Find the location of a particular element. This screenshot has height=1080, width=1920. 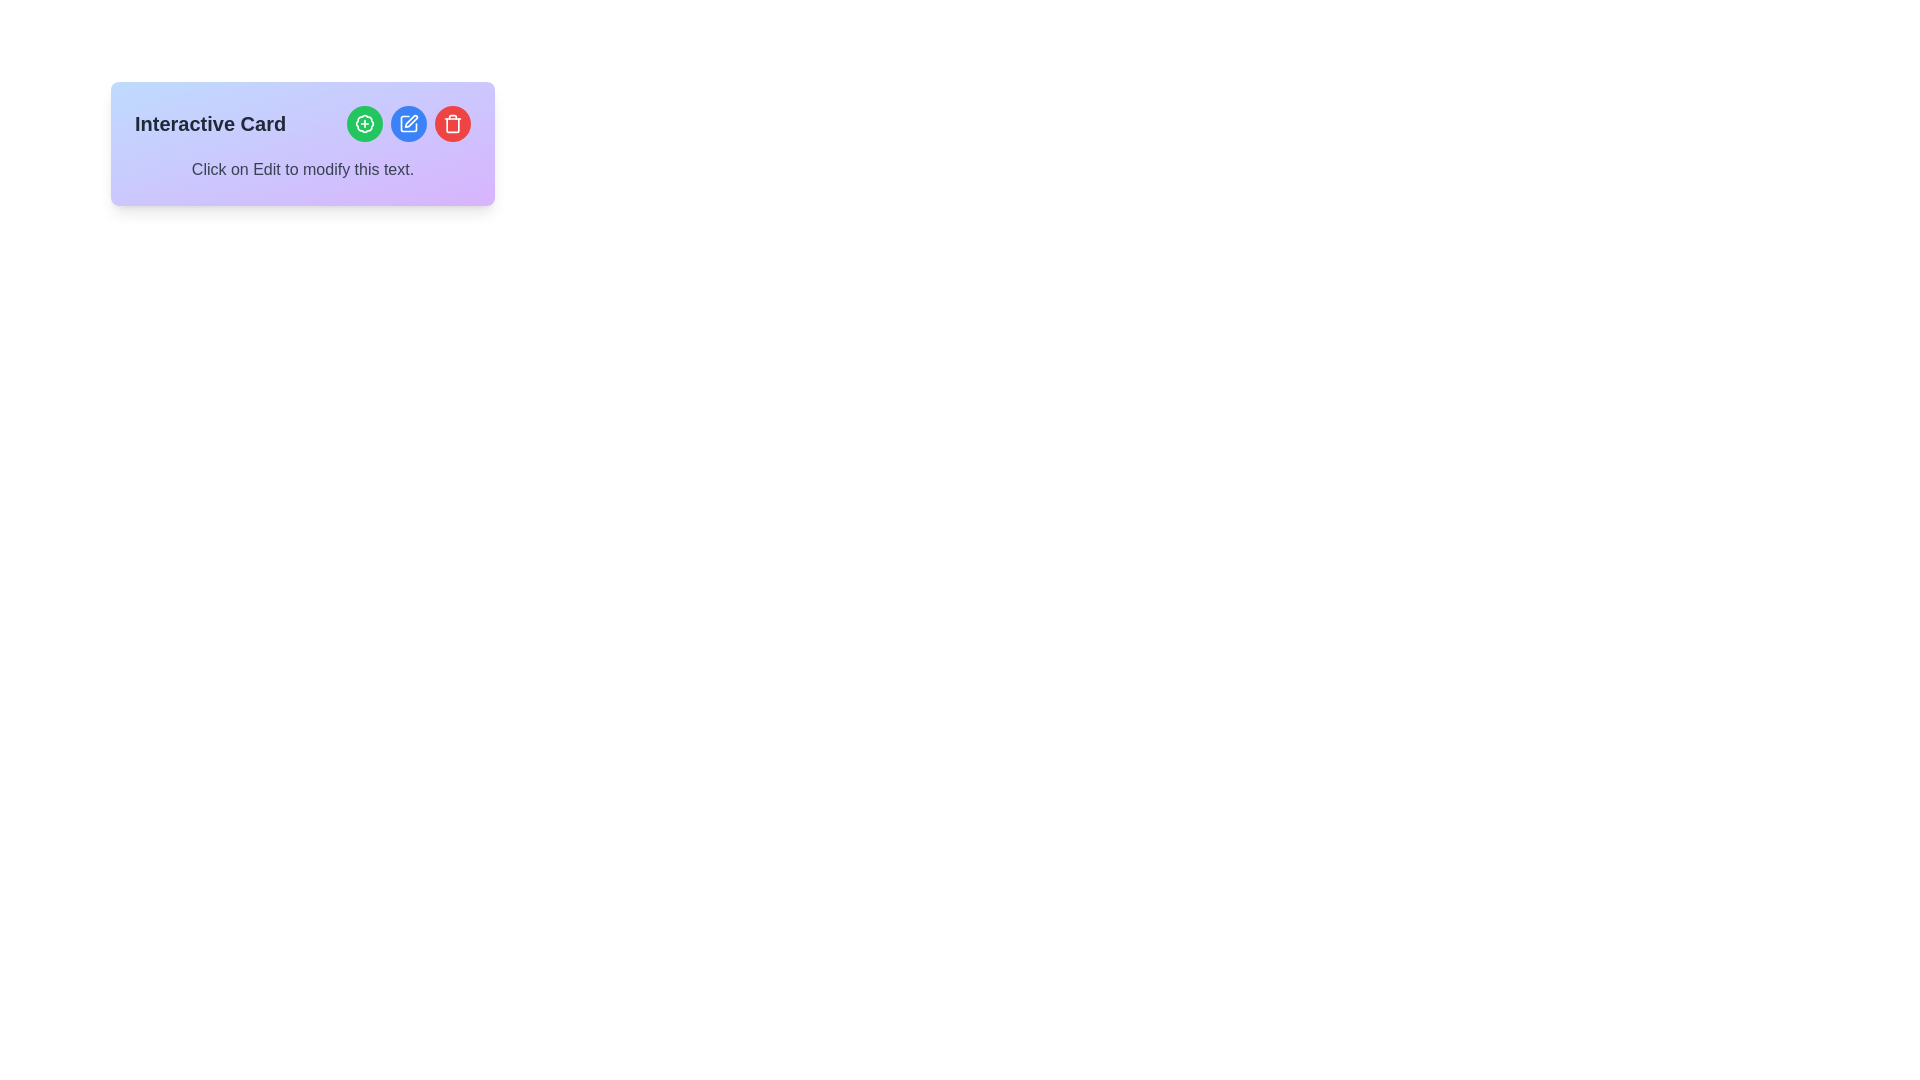

the 'Delete' button, which is the third icon from the left in the group of interactive icons at the top-right of the card is located at coordinates (451, 123).